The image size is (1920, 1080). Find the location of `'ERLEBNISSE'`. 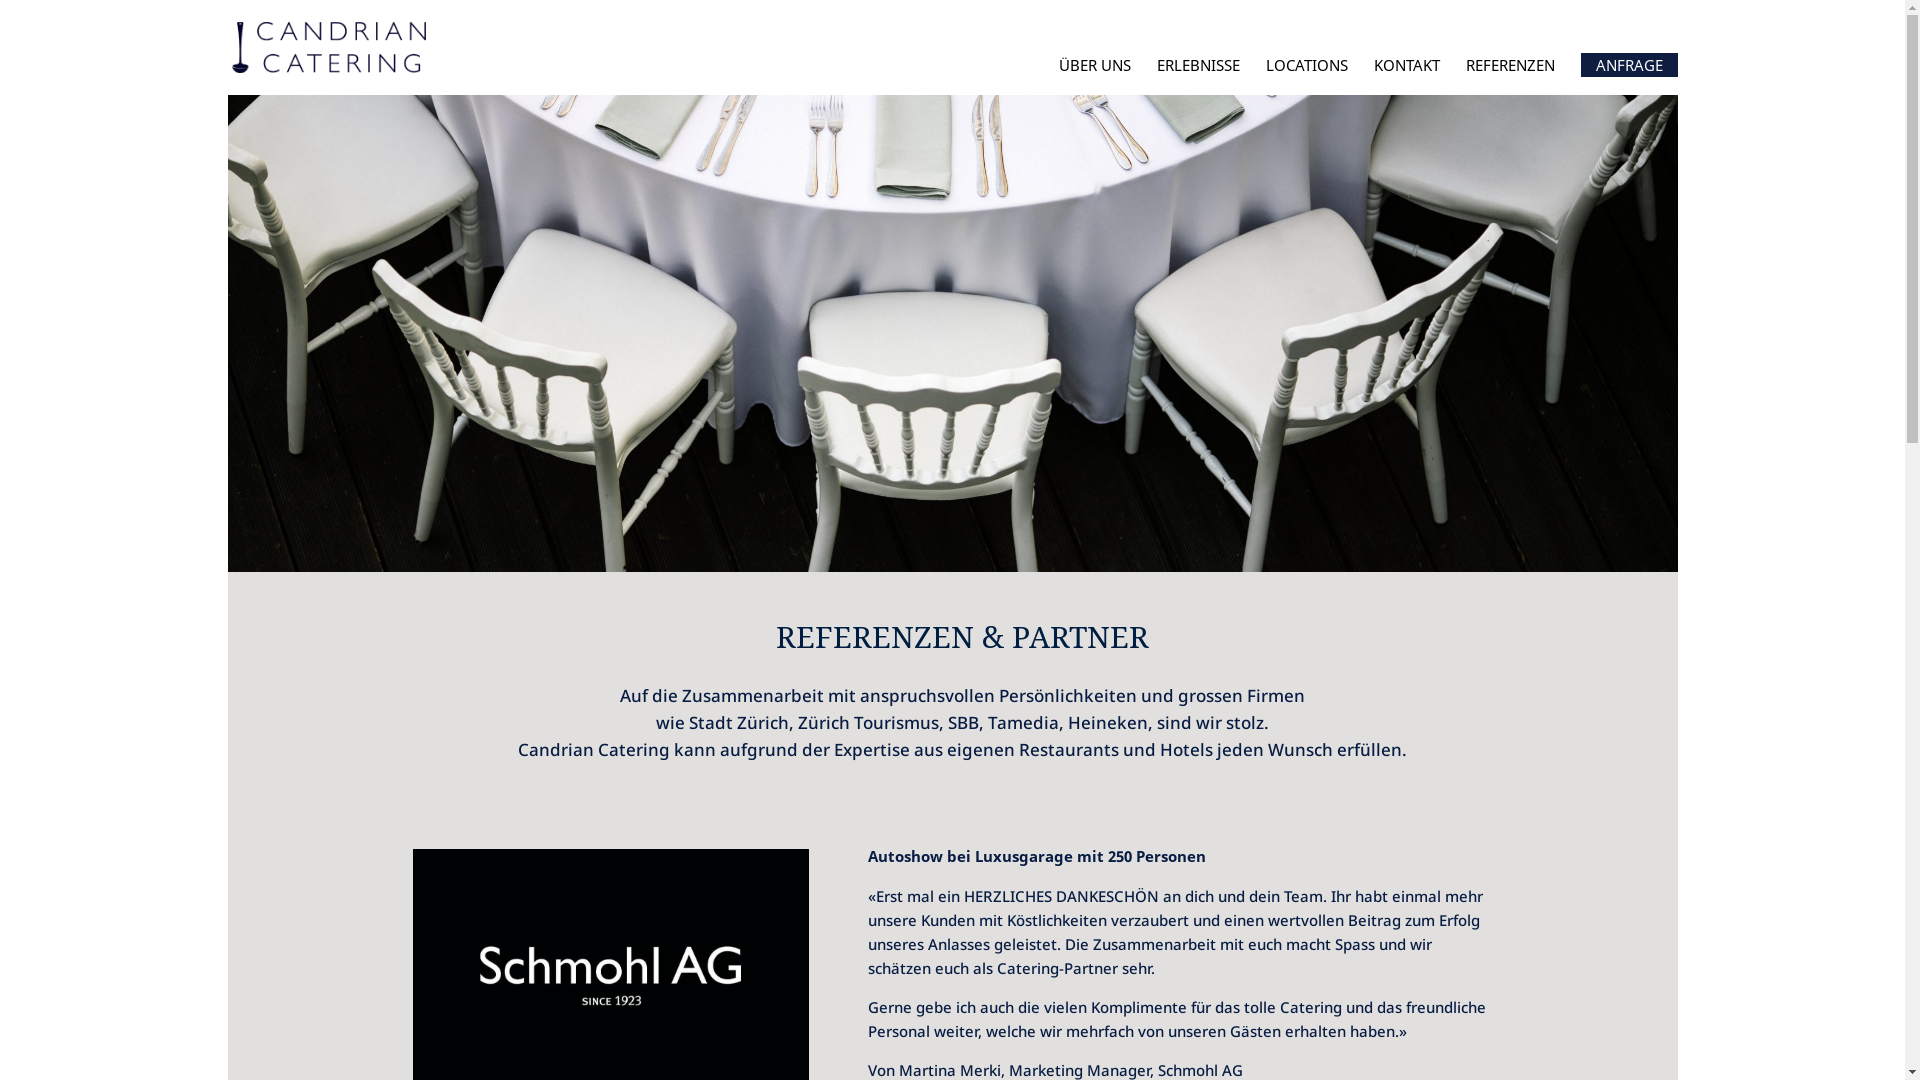

'ERLEBNISSE' is located at coordinates (1197, 83).